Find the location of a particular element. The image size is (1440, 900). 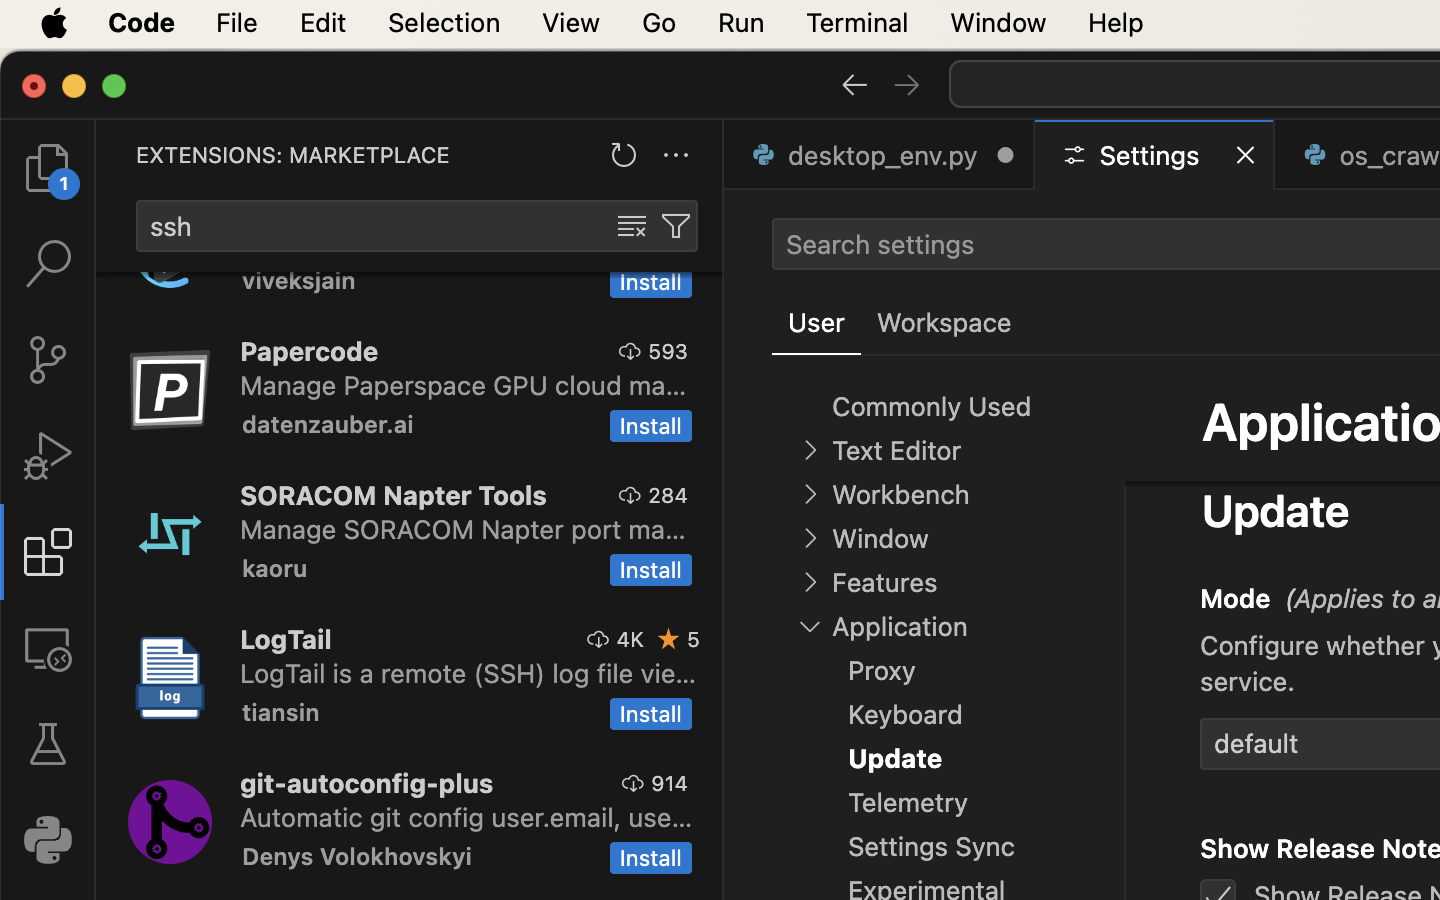

'4K' is located at coordinates (629, 639).